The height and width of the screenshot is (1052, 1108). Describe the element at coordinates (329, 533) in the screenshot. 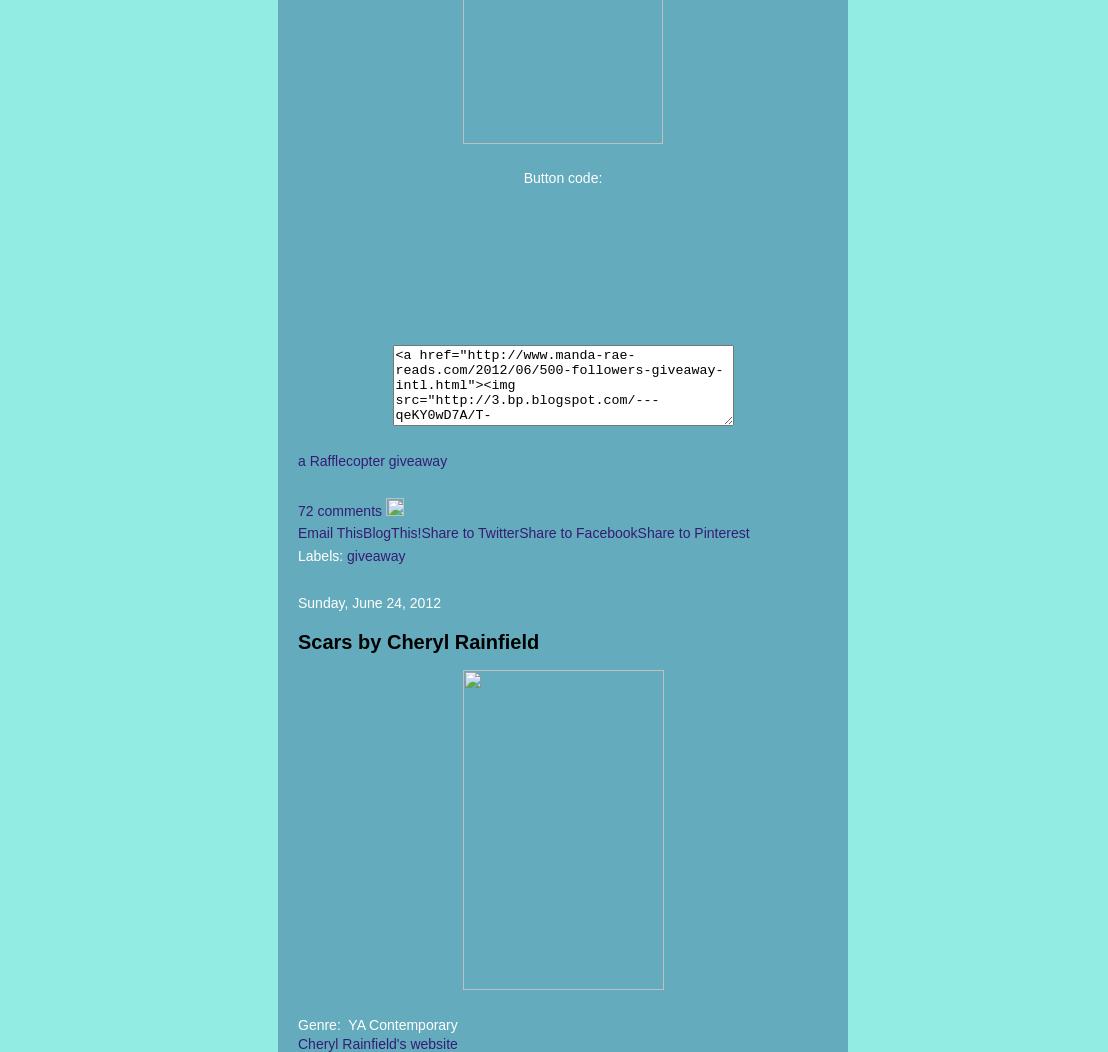

I see `'Email This'` at that location.